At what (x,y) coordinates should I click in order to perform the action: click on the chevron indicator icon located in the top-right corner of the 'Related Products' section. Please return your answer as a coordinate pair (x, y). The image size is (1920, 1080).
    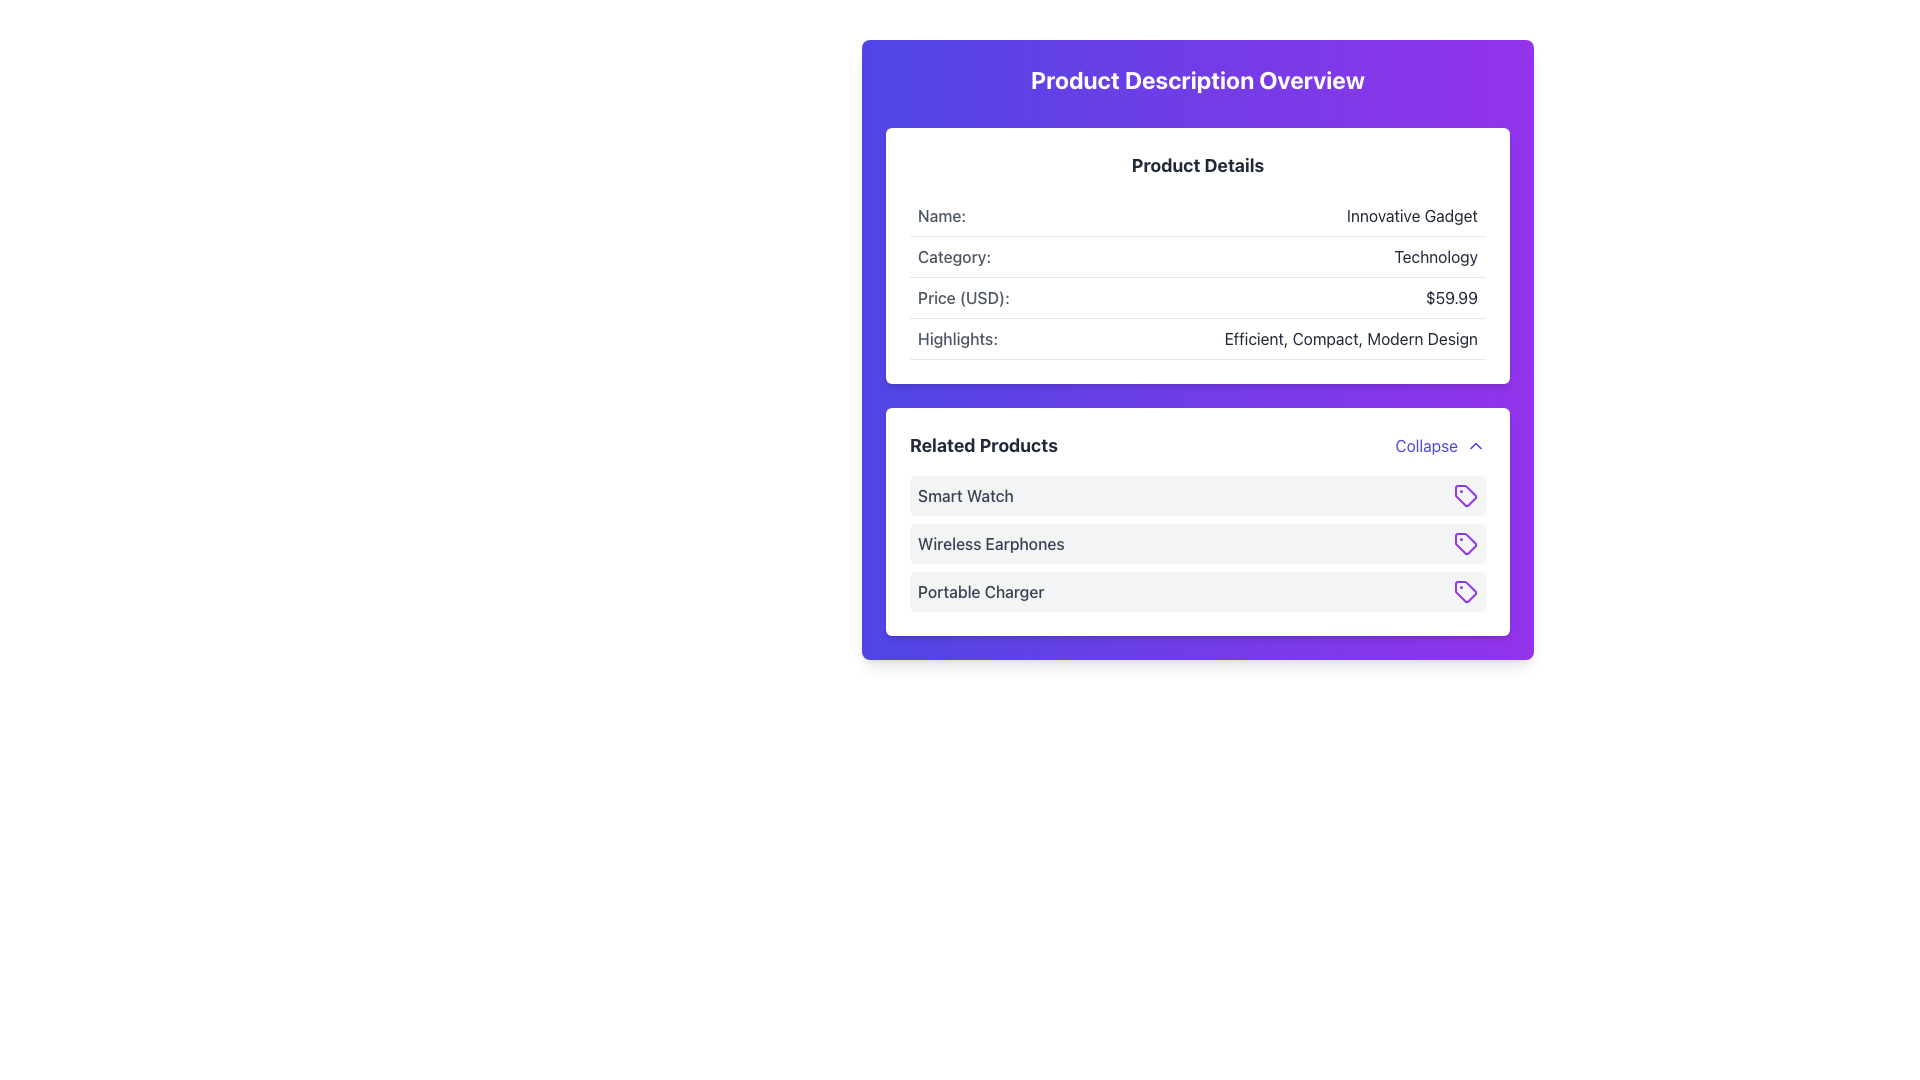
    Looking at the image, I should click on (1476, 445).